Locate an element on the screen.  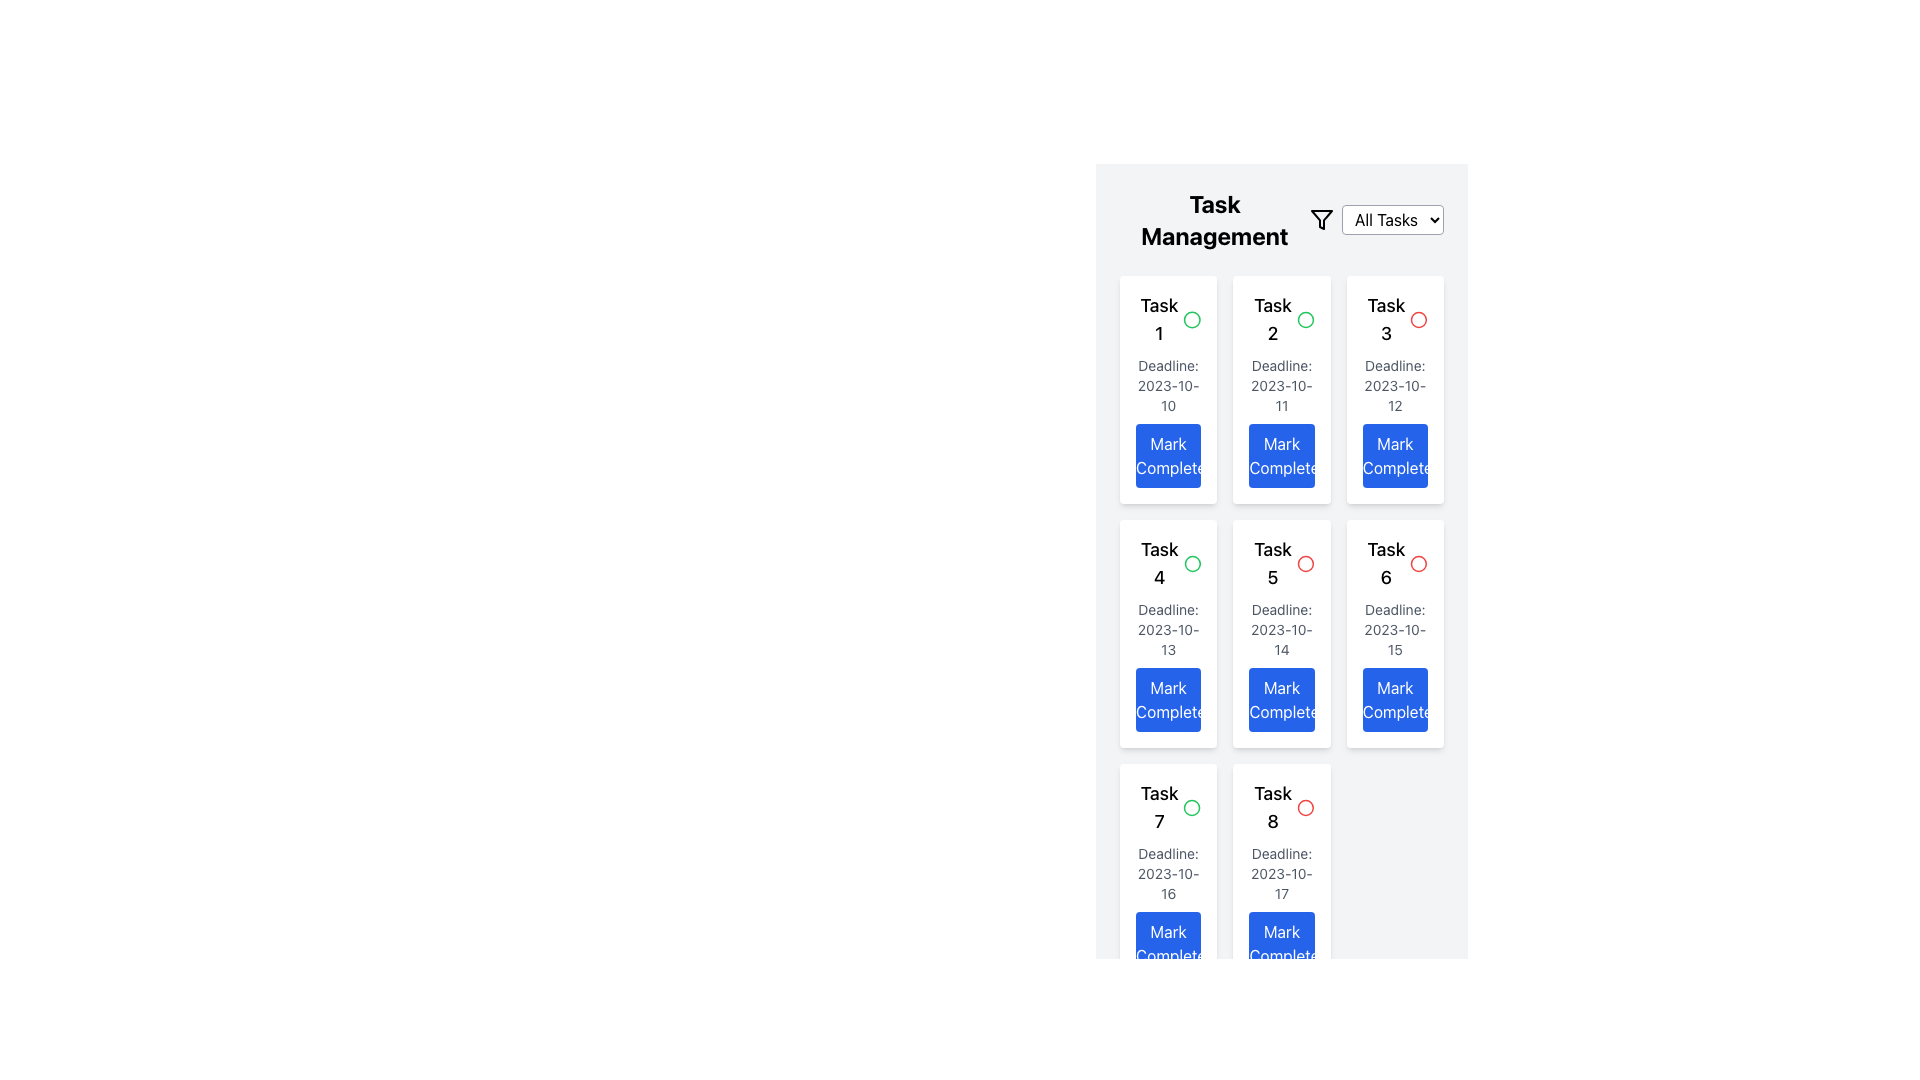
the bold static text label reading 'Task 6' located at the top of its card in the sixth position of the task grid layout is located at coordinates (1385, 563).